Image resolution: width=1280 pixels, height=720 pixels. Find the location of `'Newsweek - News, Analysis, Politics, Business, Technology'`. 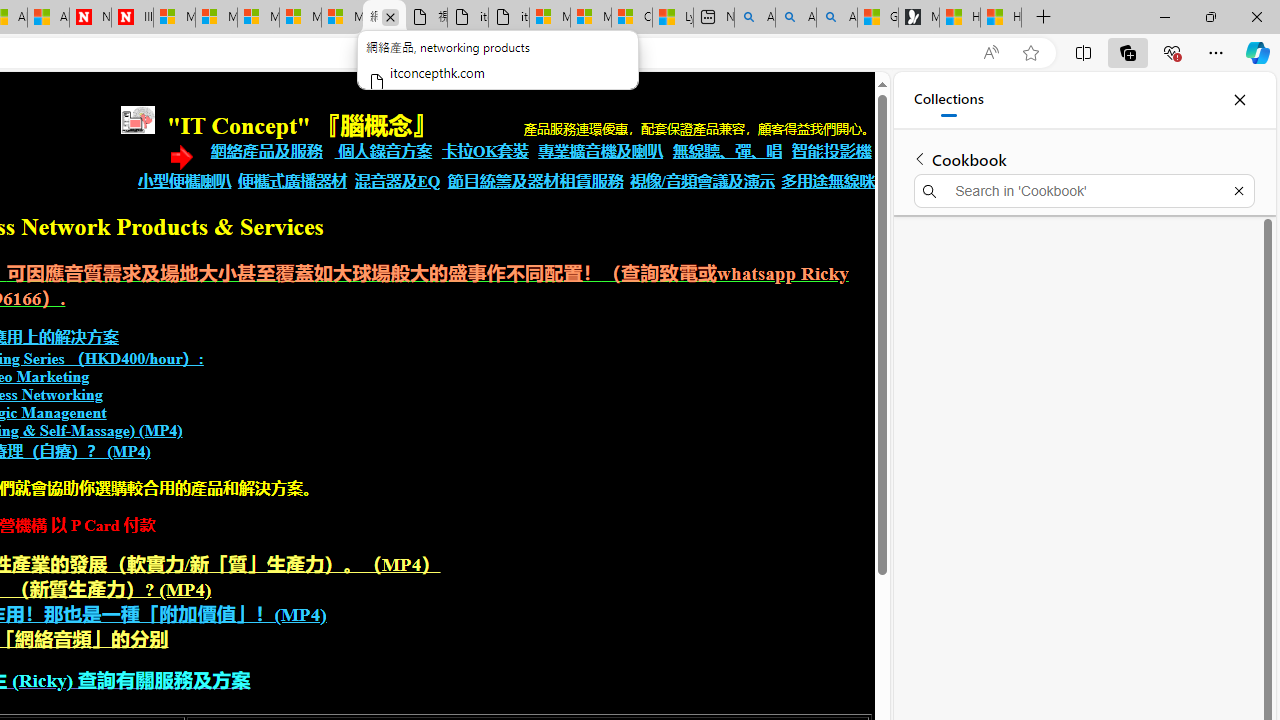

'Newsweek - News, Analysis, Politics, Business, Technology' is located at coordinates (89, 17).